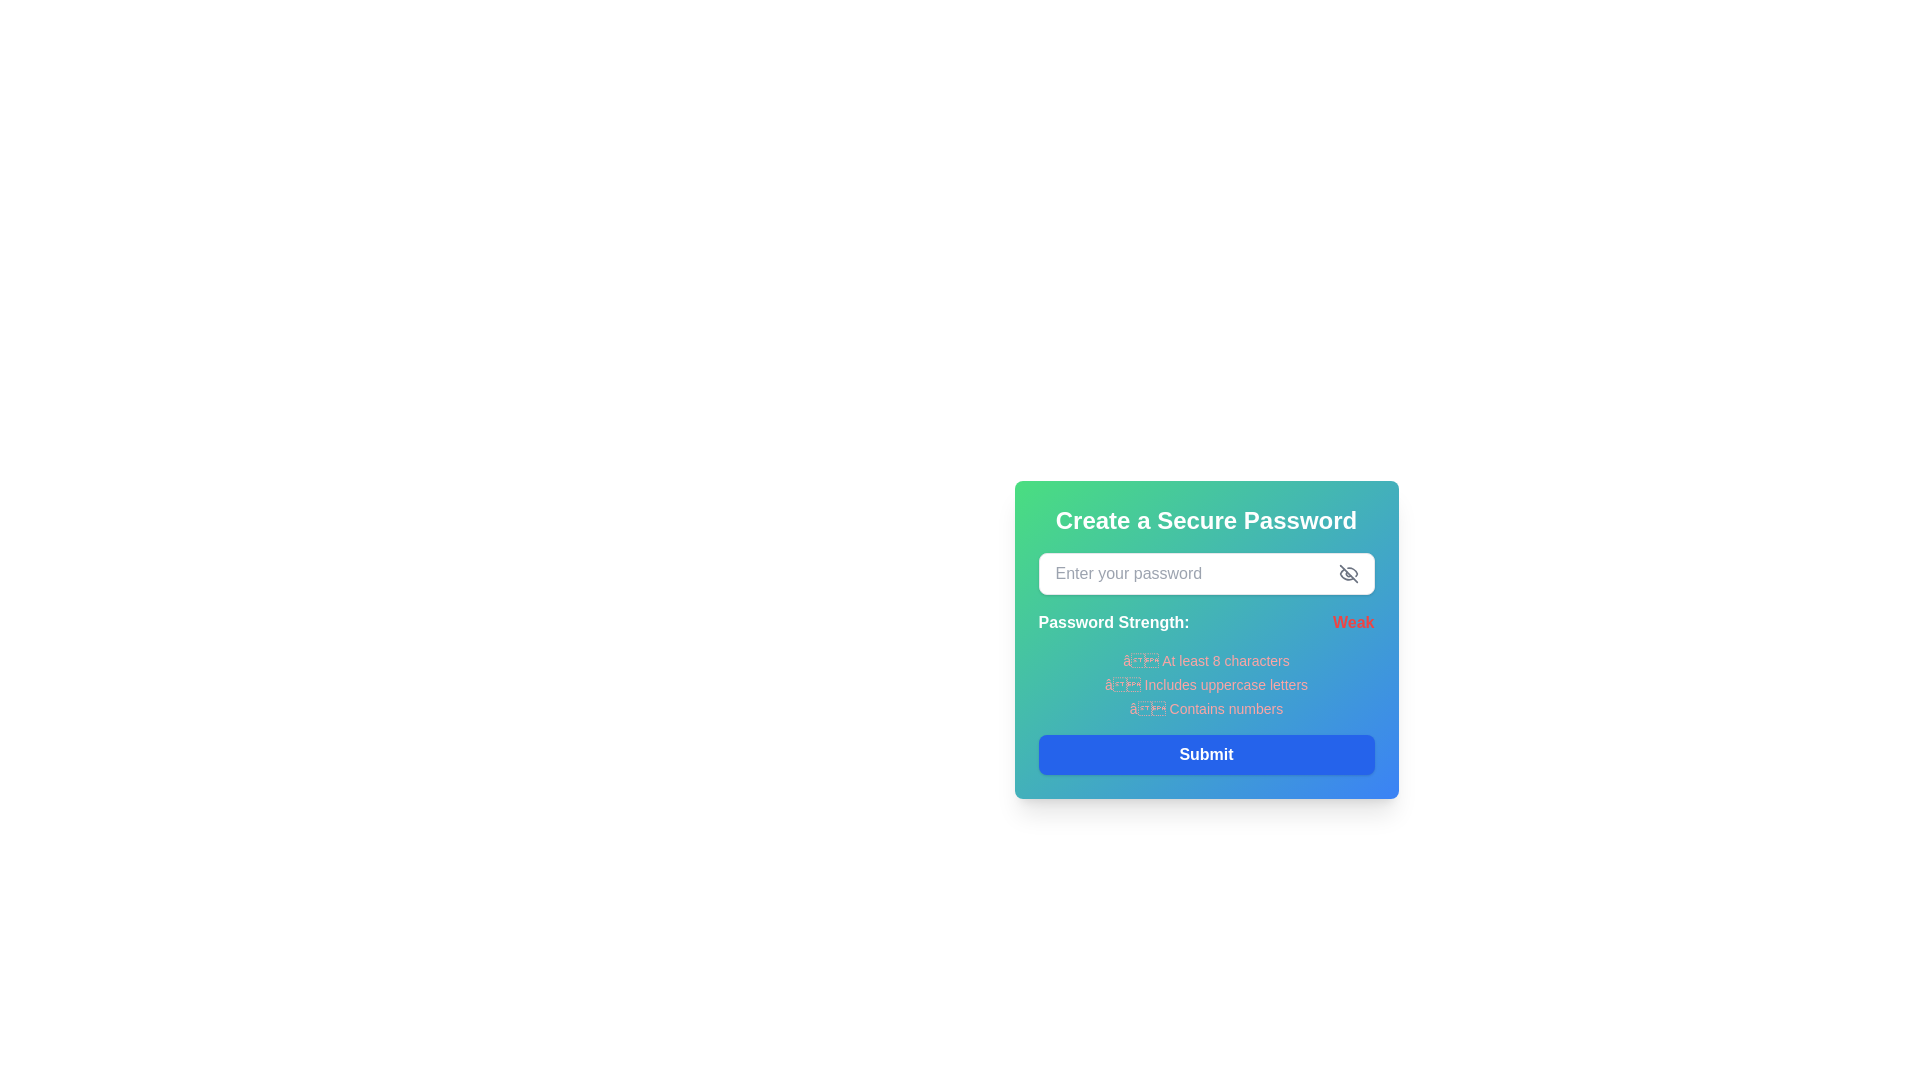 This screenshot has width=1920, height=1080. What do you see at coordinates (1205, 712) in the screenshot?
I see `the informational text block that provides feedback on password strength, located below the title 'Create a Secure Password' and above the 'Submit' button` at bounding box center [1205, 712].